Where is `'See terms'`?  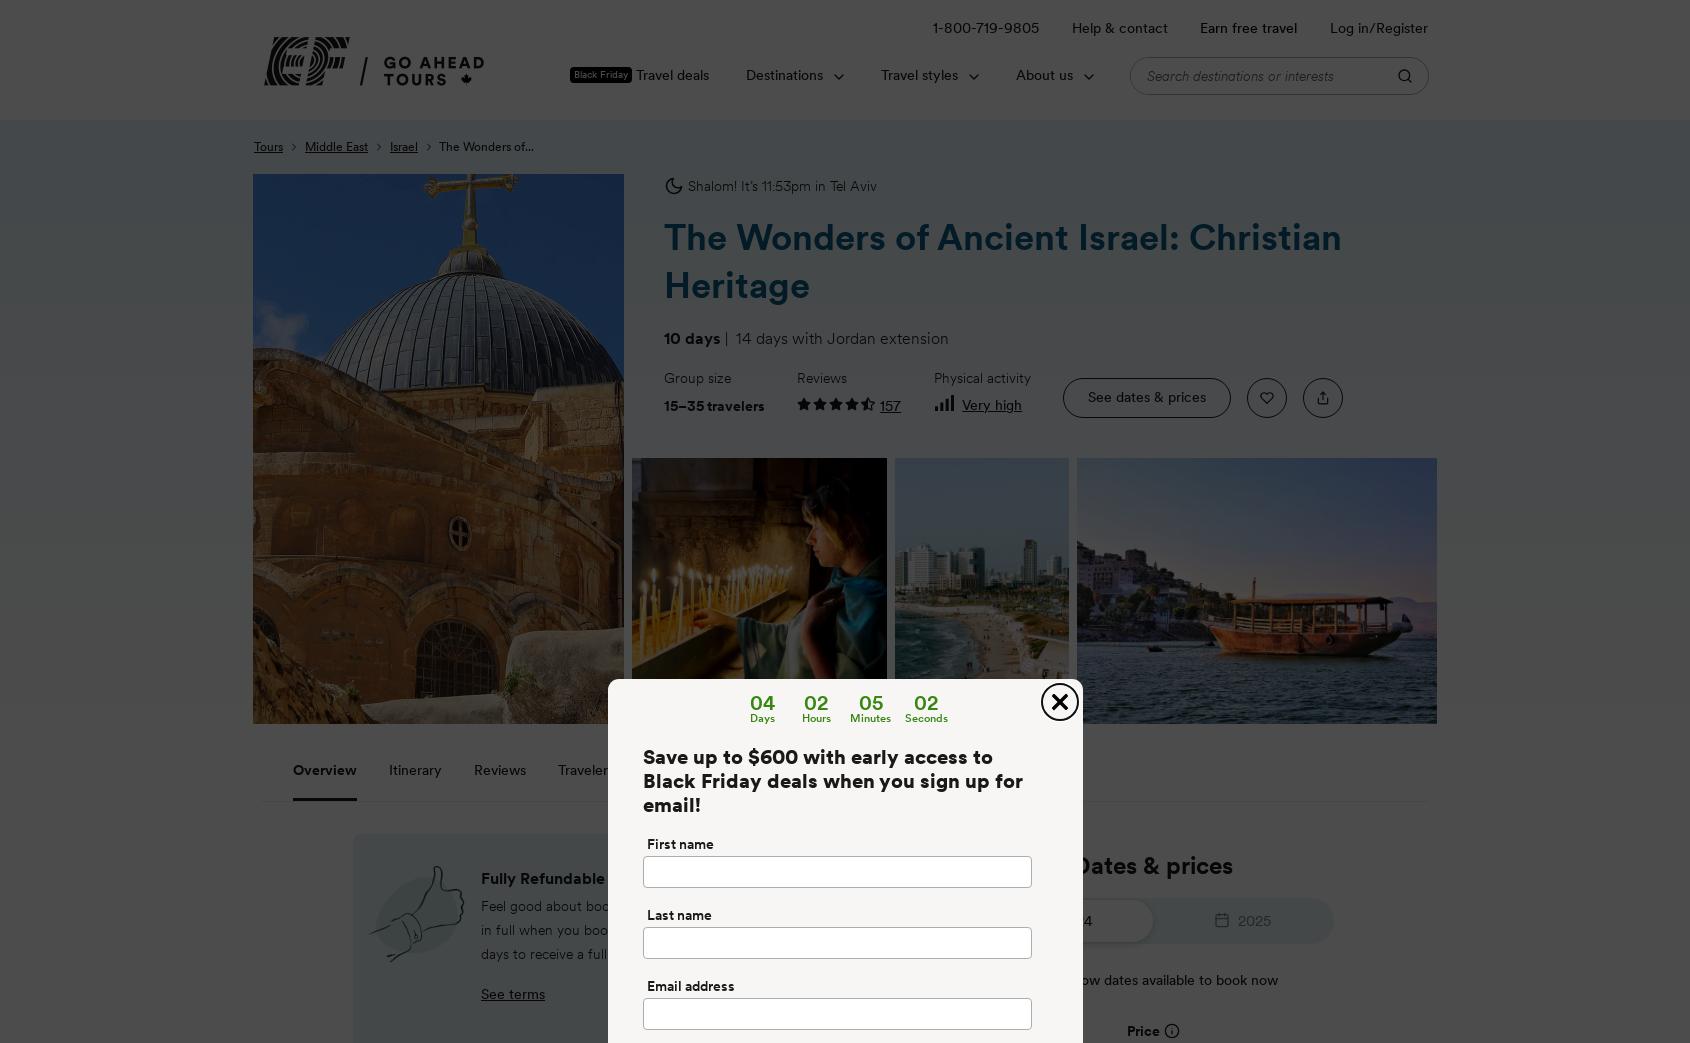 'See terms' is located at coordinates (512, 993).